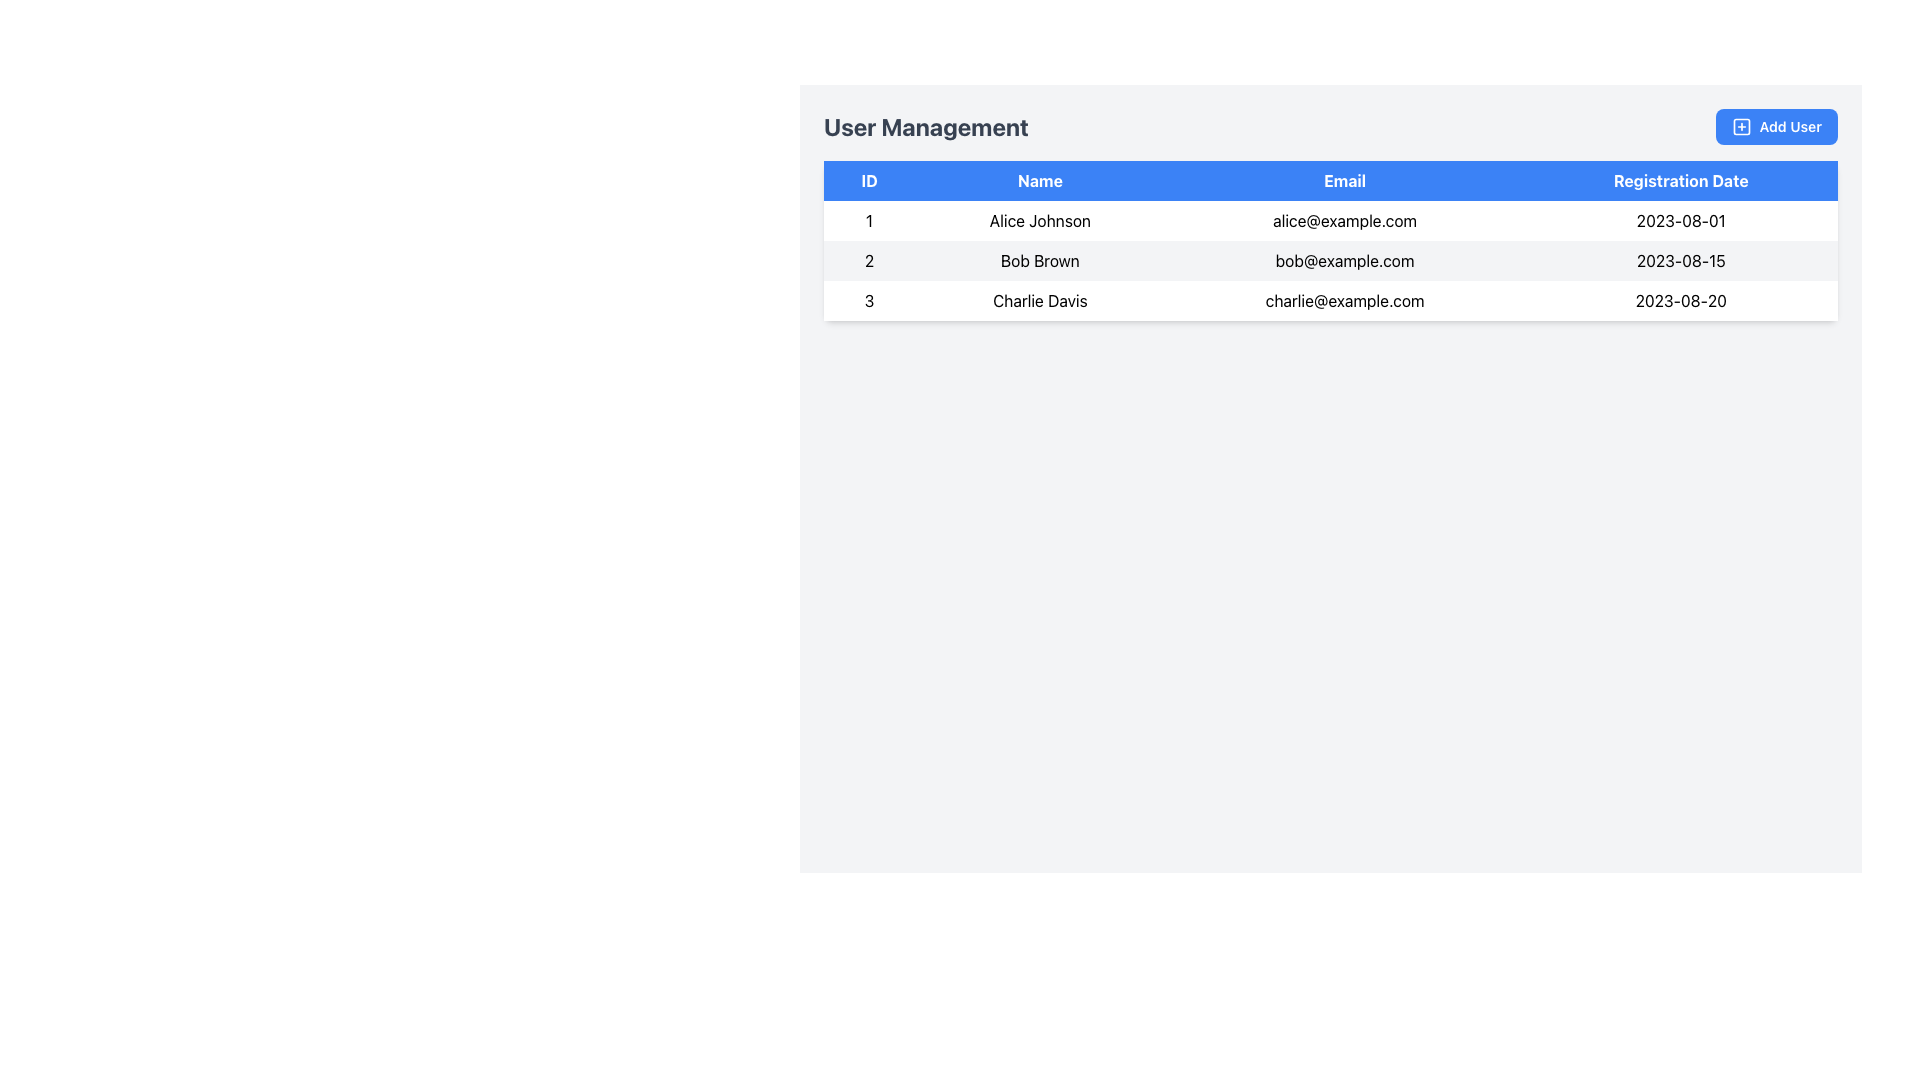 Image resolution: width=1920 pixels, height=1080 pixels. What do you see at coordinates (1040, 220) in the screenshot?
I see `the text label displaying 'Alice Johnson' located in the second column under the header 'Name' in the first row of the table` at bounding box center [1040, 220].